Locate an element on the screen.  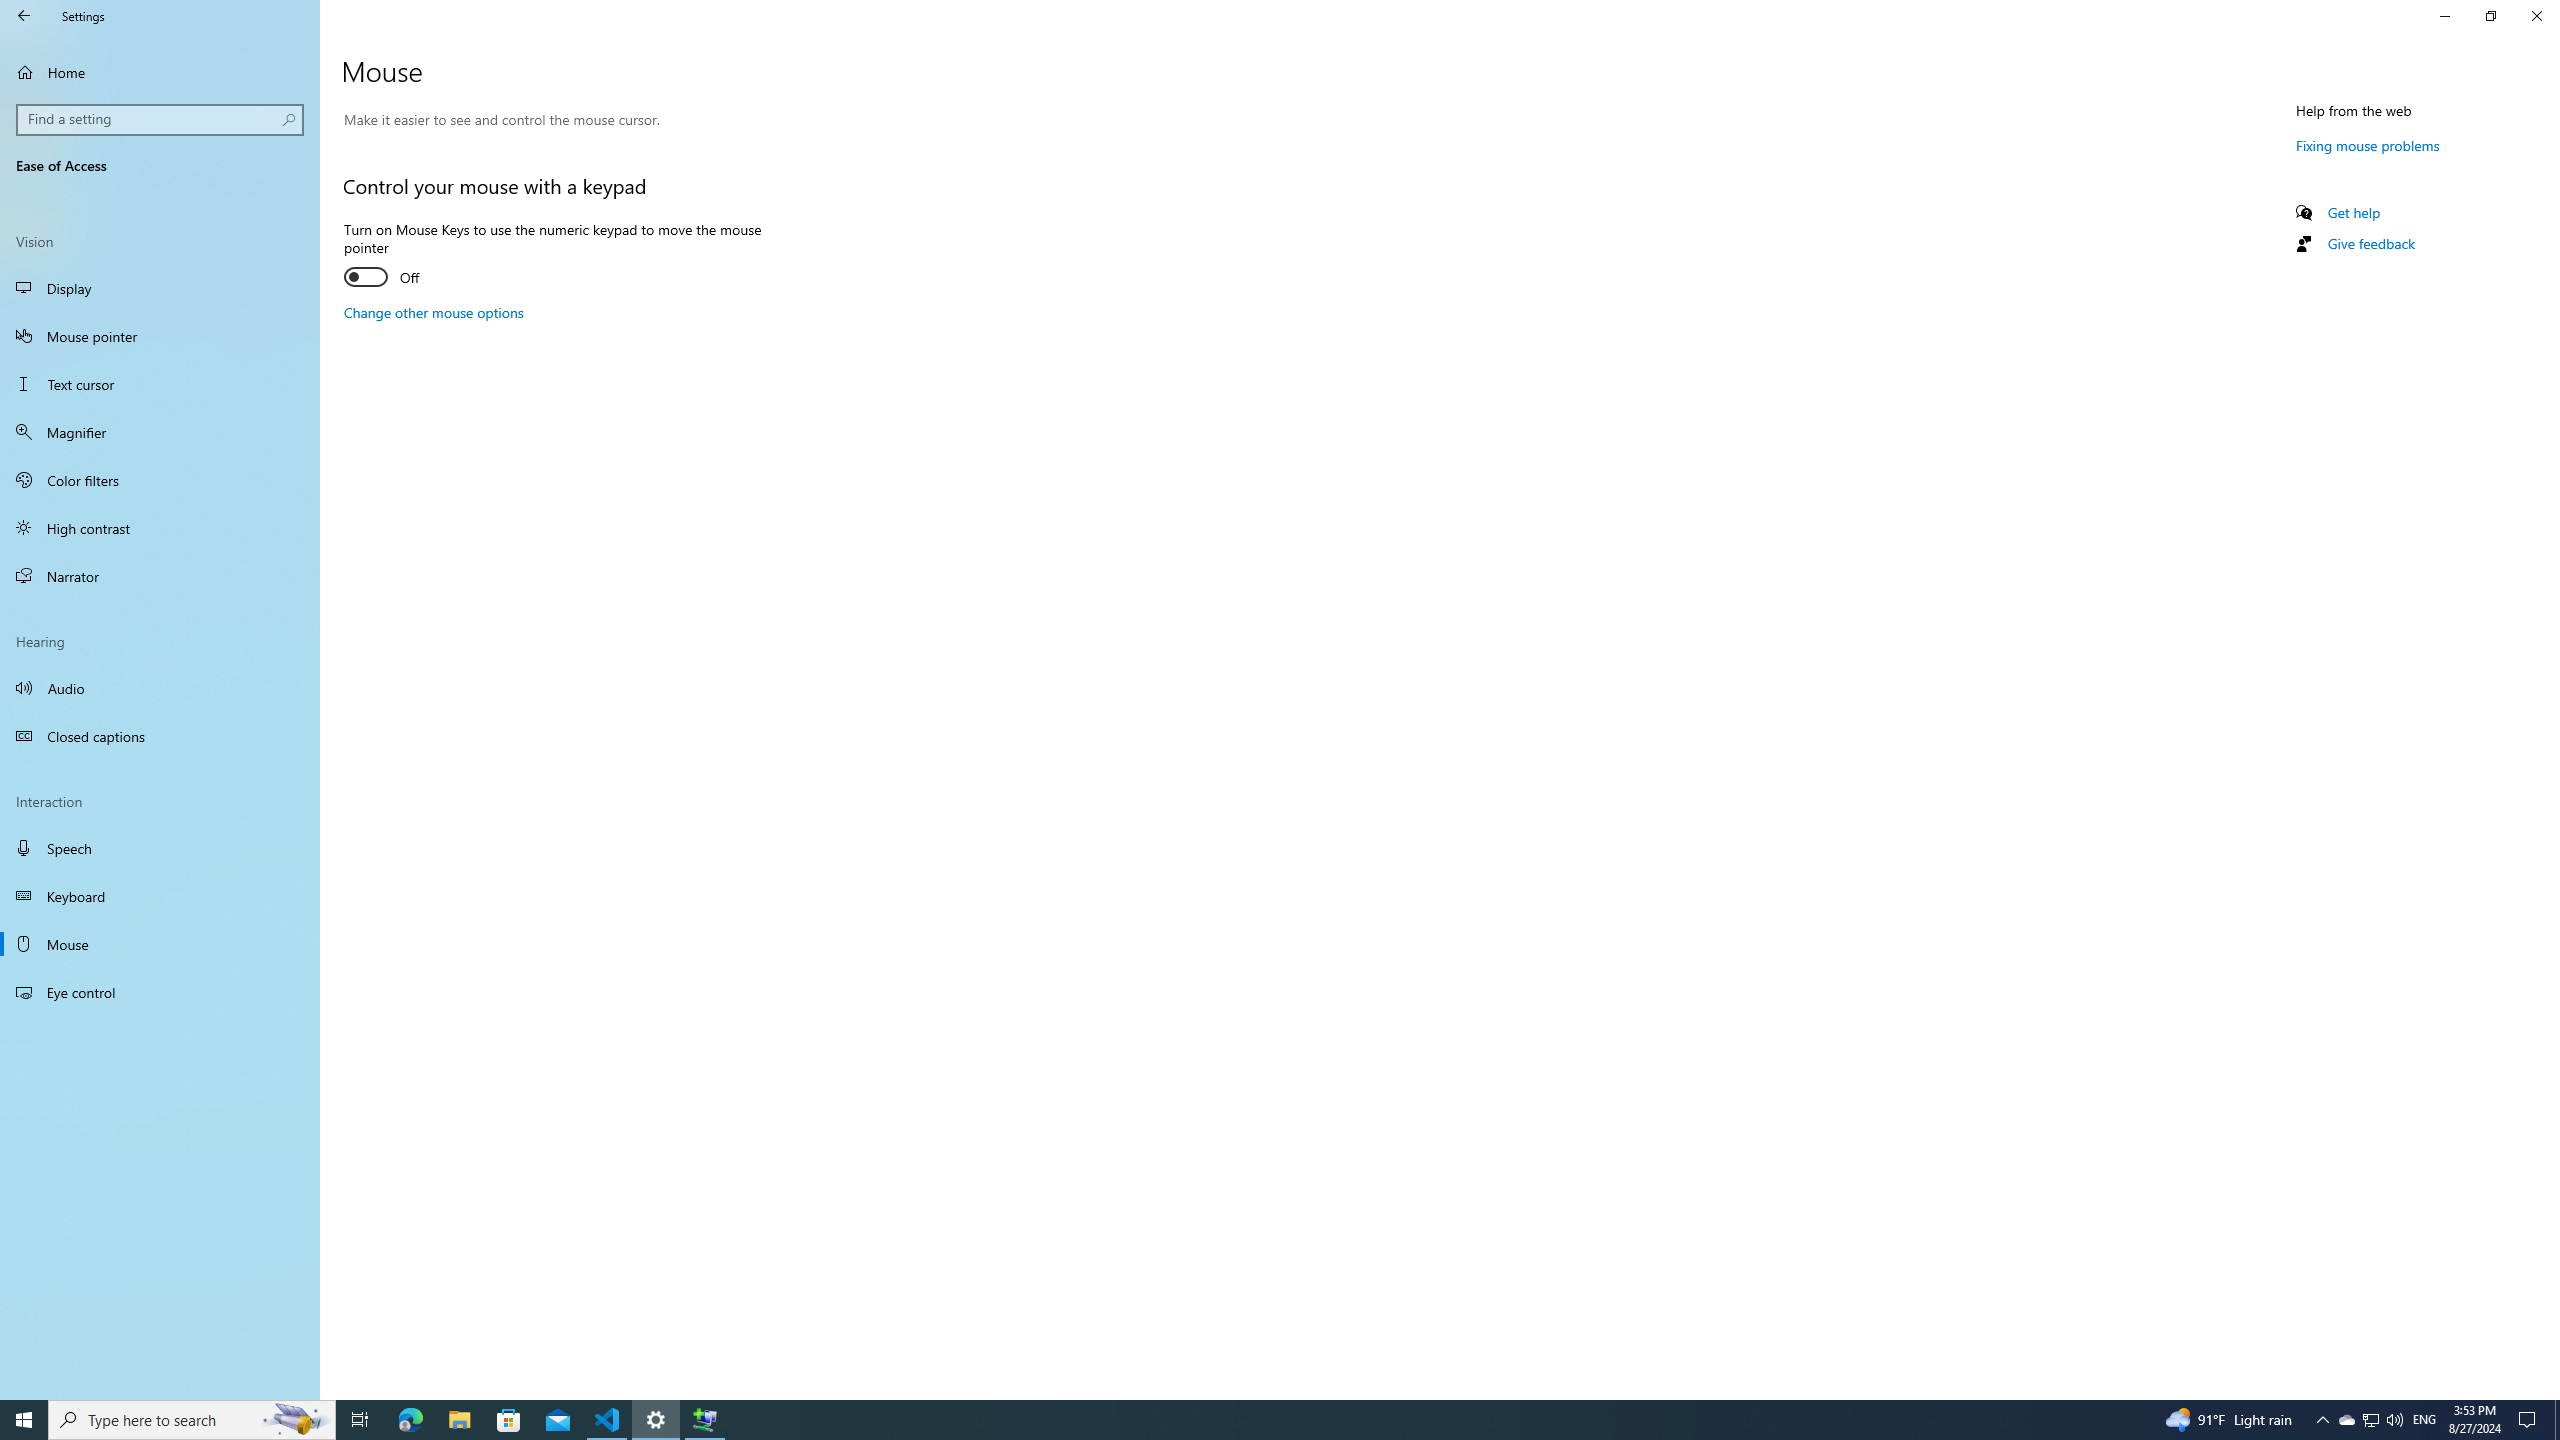
'Mouse' is located at coordinates (159, 942).